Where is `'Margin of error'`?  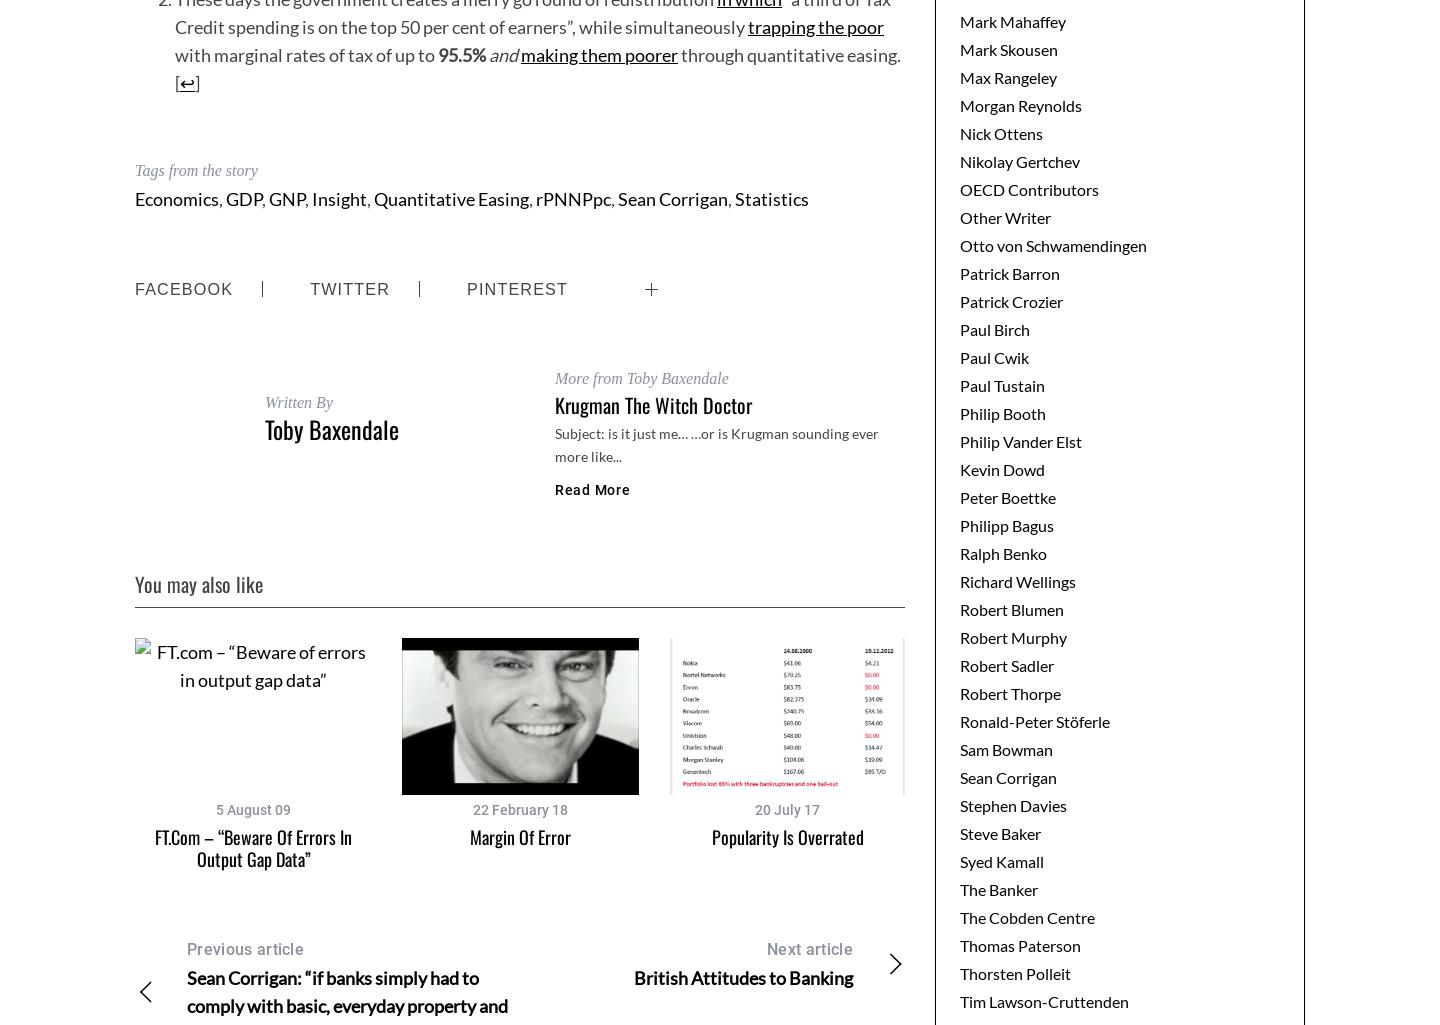
'Margin of error' is located at coordinates (519, 834).